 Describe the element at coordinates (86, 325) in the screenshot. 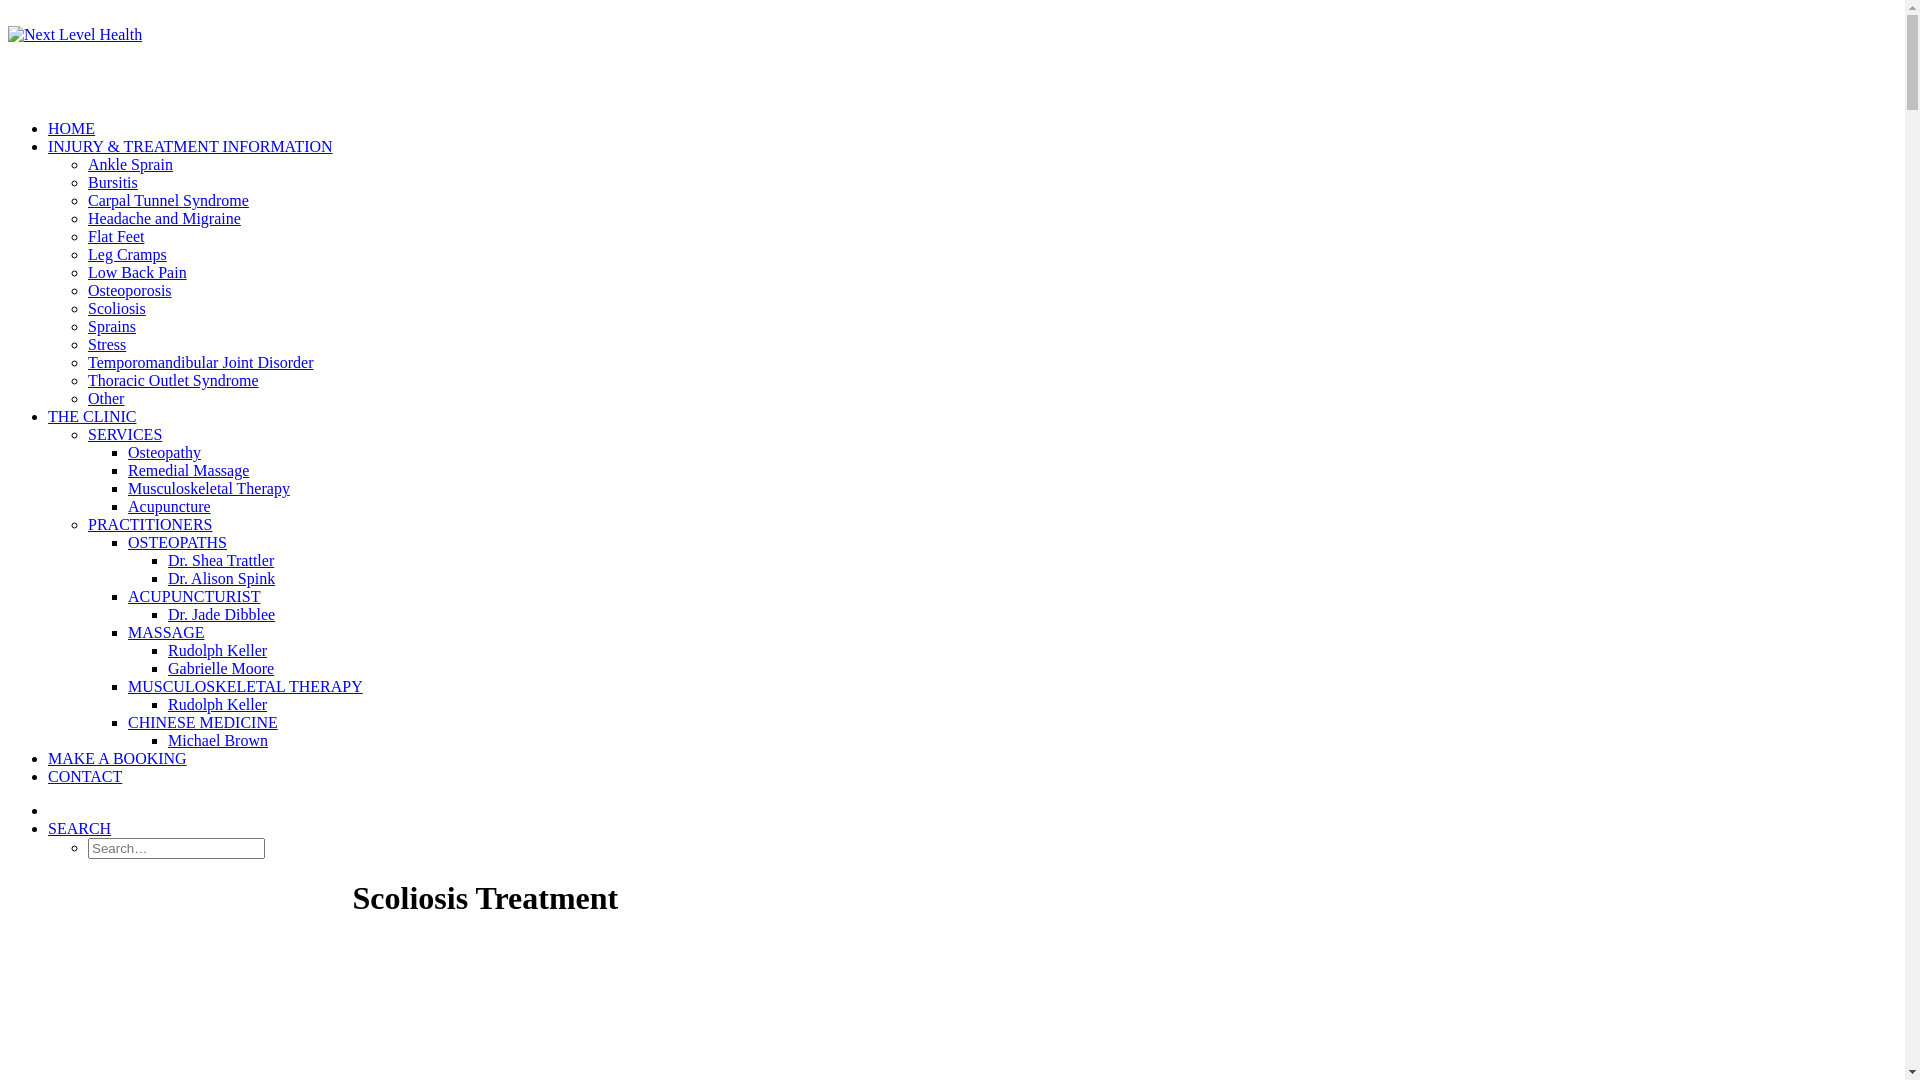

I see `'Sprains'` at that location.